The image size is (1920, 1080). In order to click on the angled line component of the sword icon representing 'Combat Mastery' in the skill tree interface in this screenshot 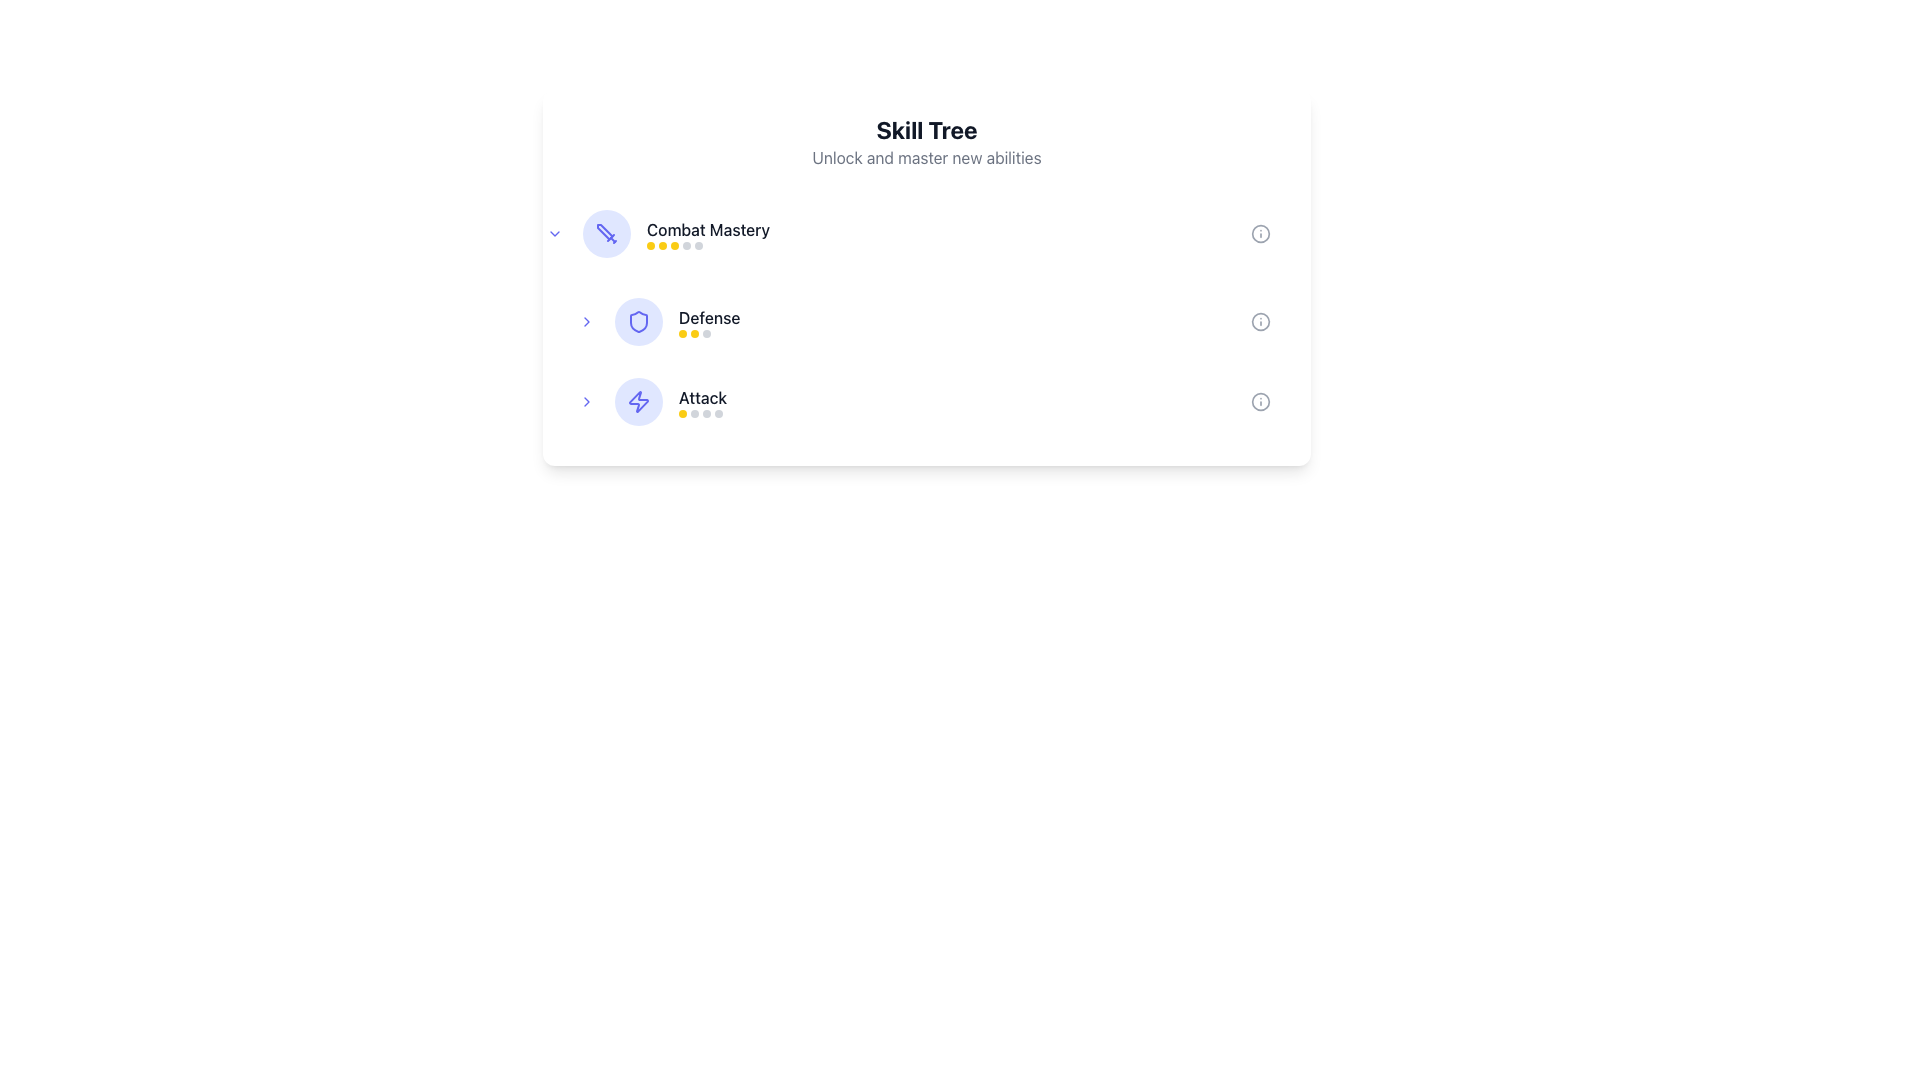, I will do `click(604, 231)`.